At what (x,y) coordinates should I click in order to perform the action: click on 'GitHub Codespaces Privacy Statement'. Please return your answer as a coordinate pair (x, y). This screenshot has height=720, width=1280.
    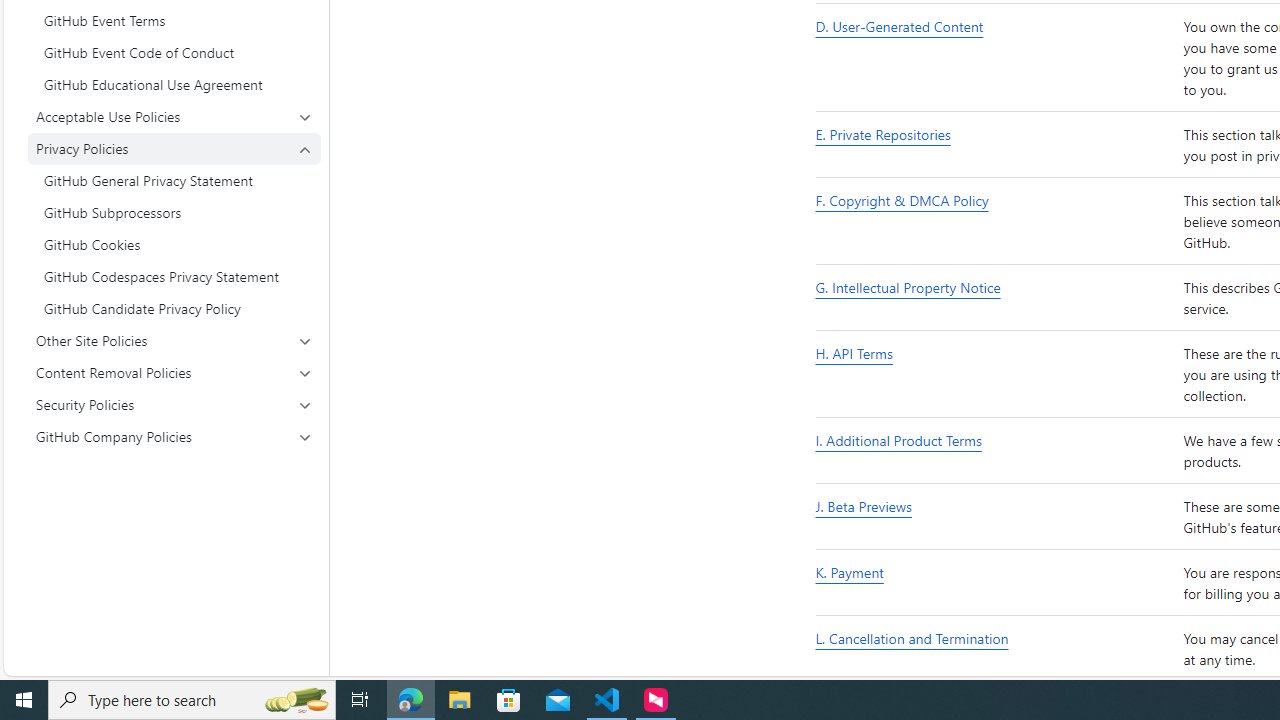
    Looking at the image, I should click on (174, 276).